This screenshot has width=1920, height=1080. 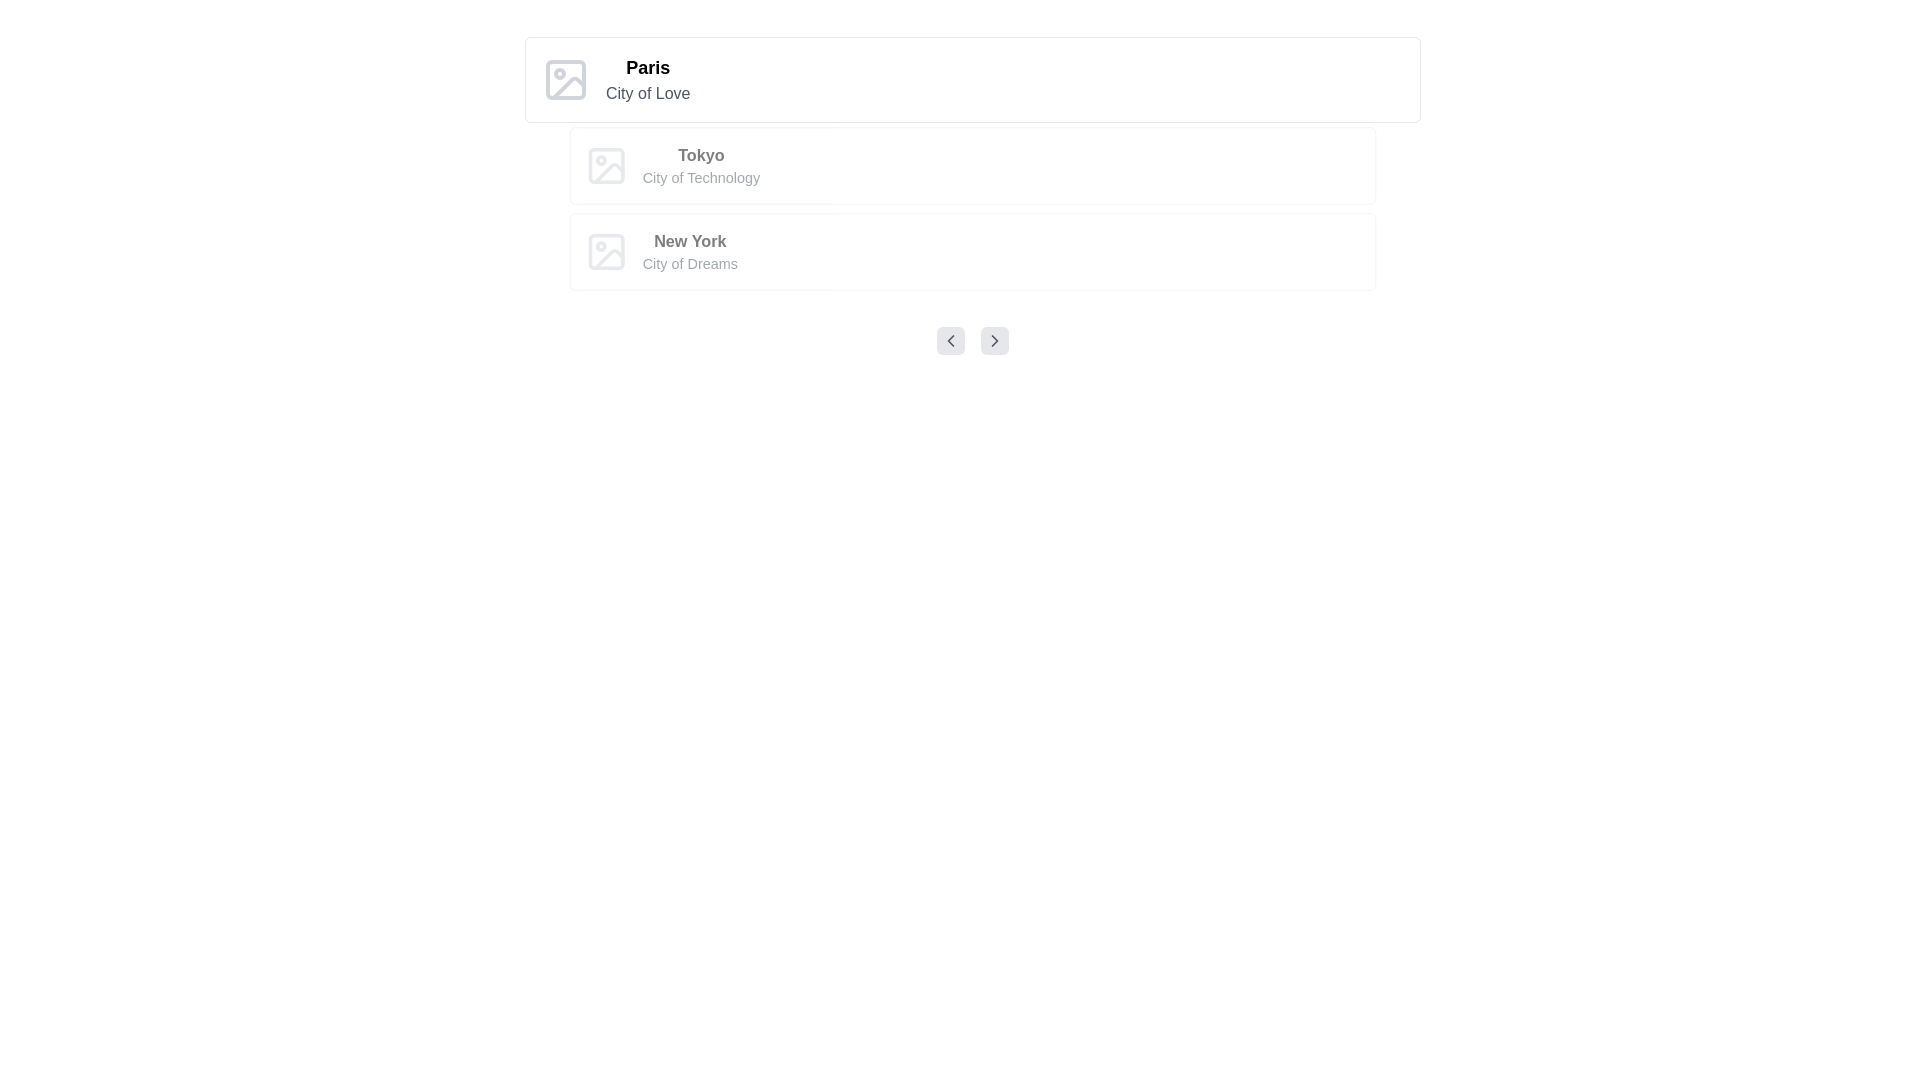 What do you see at coordinates (565, 79) in the screenshot?
I see `the rectangular decorative element with rounded corners in the 'Paris - City of Love' image placeholder` at bounding box center [565, 79].